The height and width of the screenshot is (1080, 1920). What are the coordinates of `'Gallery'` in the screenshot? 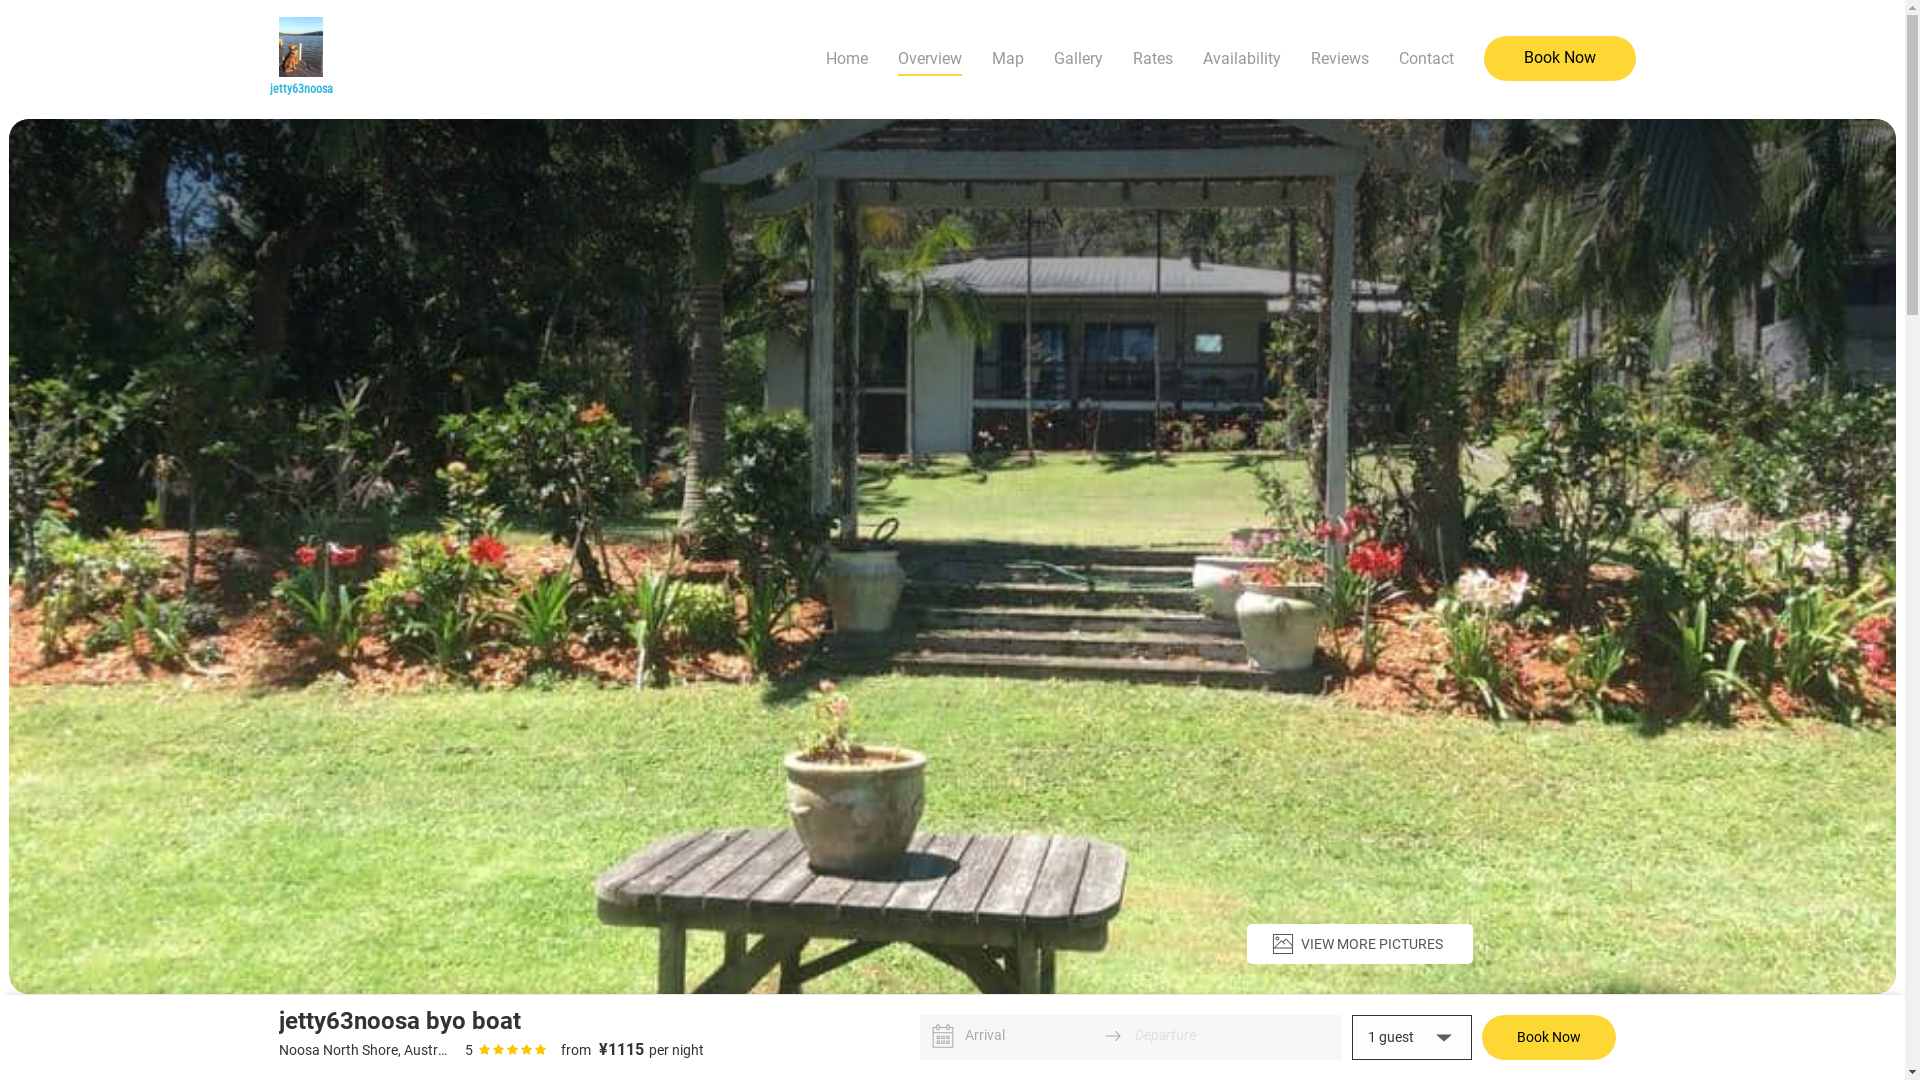 It's located at (1077, 57).